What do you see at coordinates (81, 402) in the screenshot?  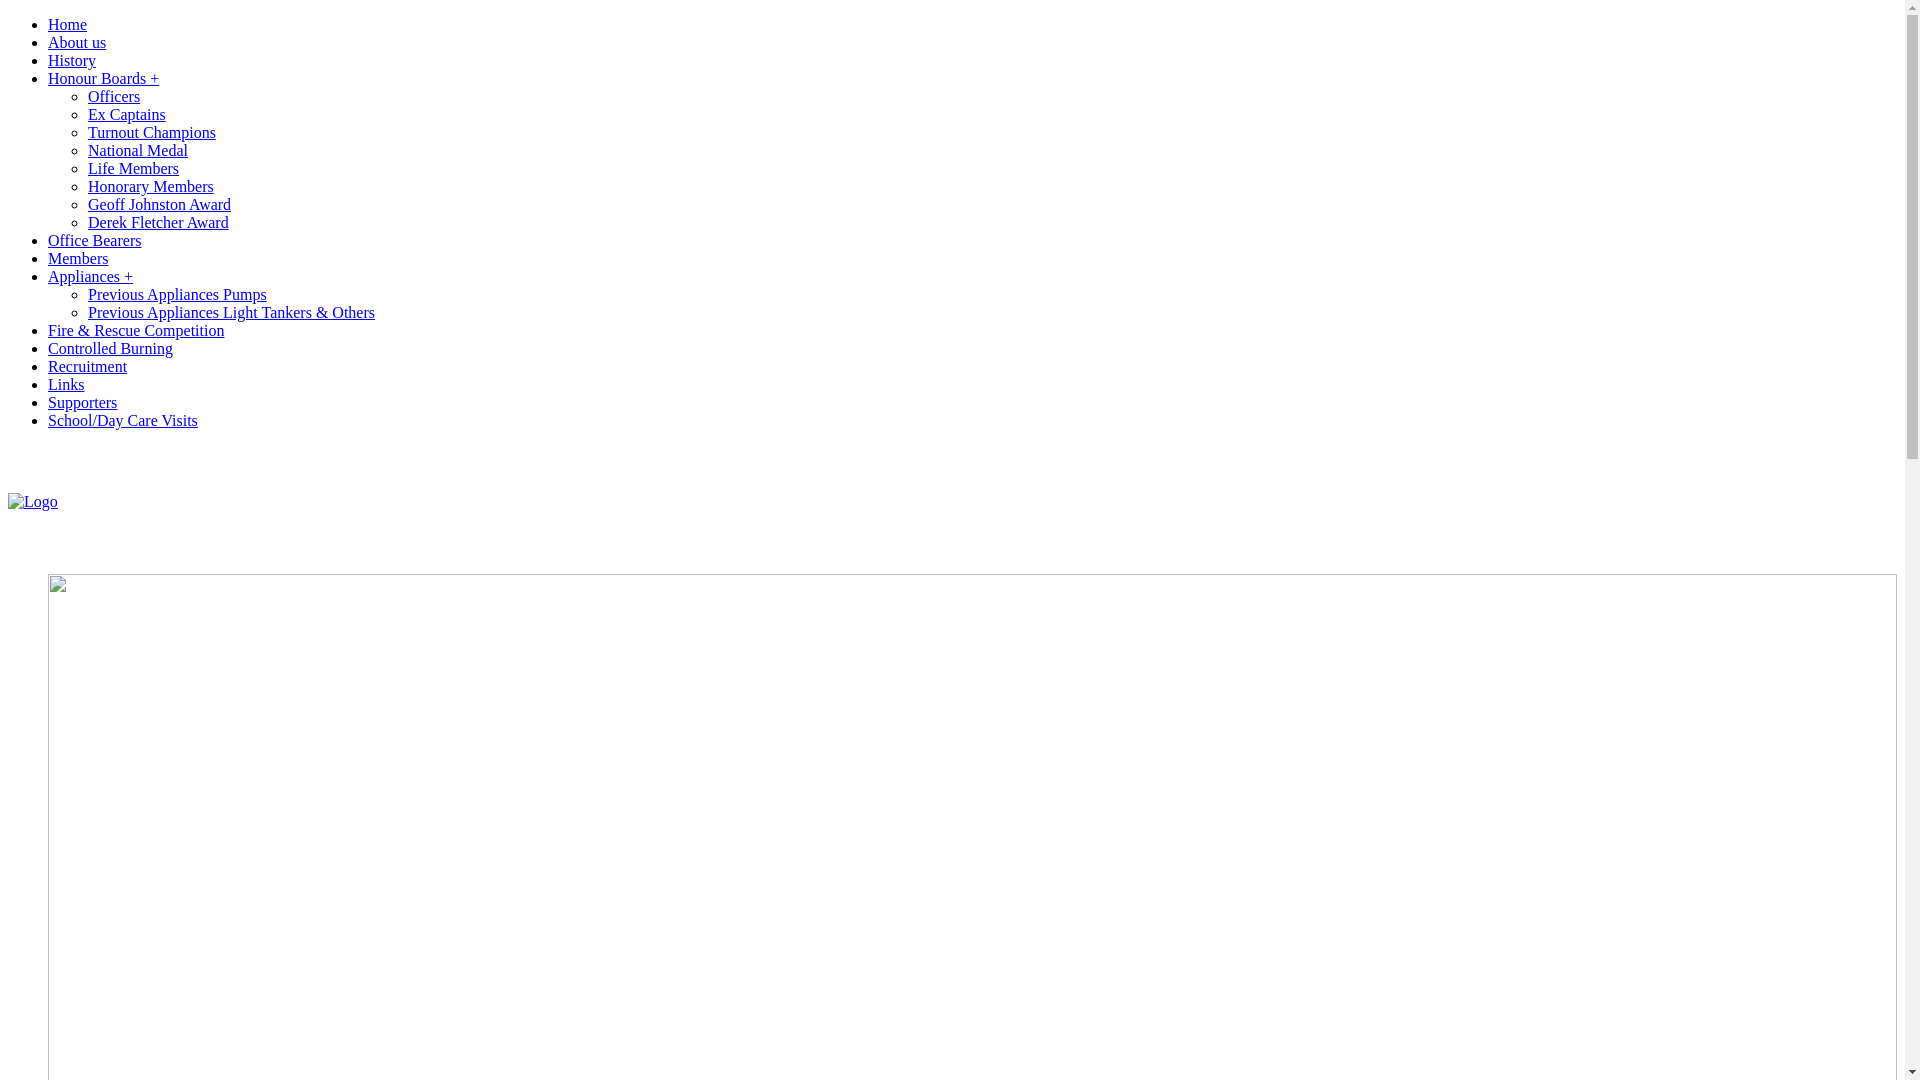 I see `'Supporters'` at bounding box center [81, 402].